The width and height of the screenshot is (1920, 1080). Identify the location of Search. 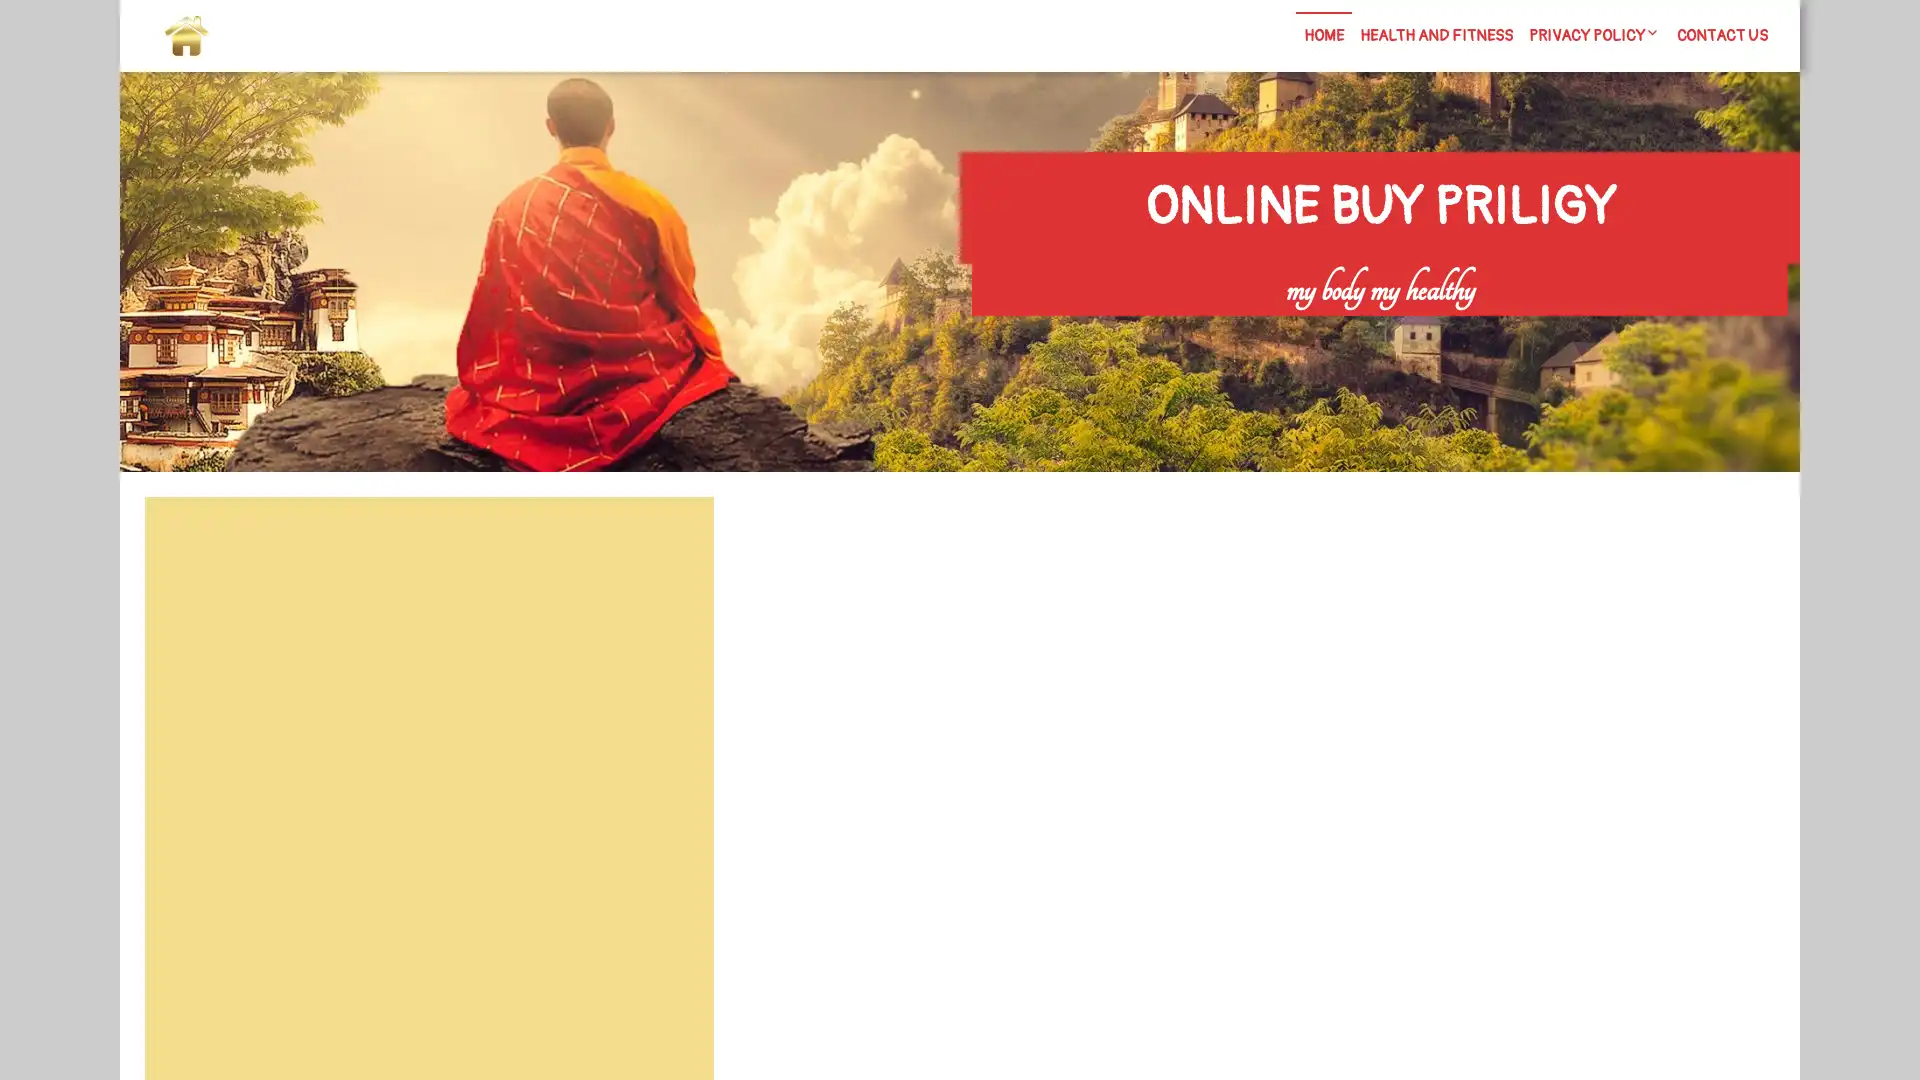
(1557, 327).